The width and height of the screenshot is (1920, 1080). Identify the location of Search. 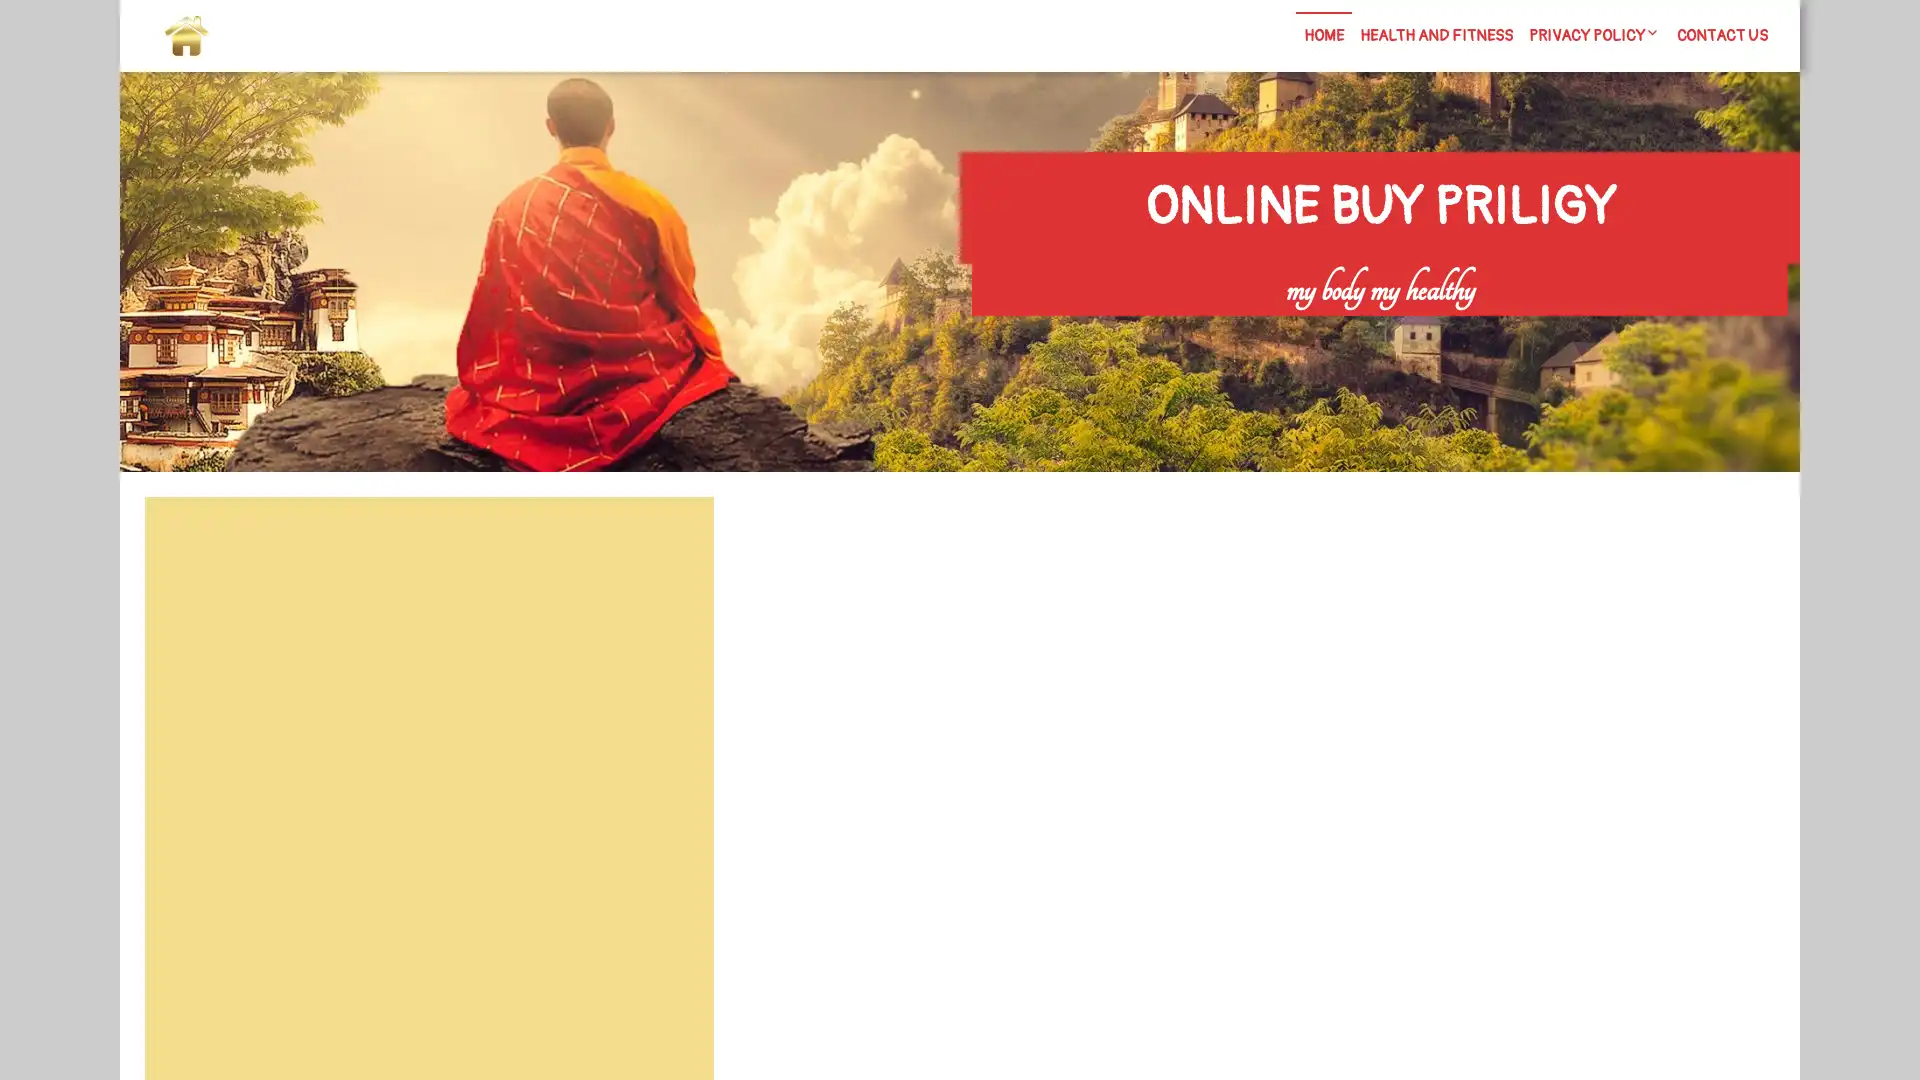
(1557, 327).